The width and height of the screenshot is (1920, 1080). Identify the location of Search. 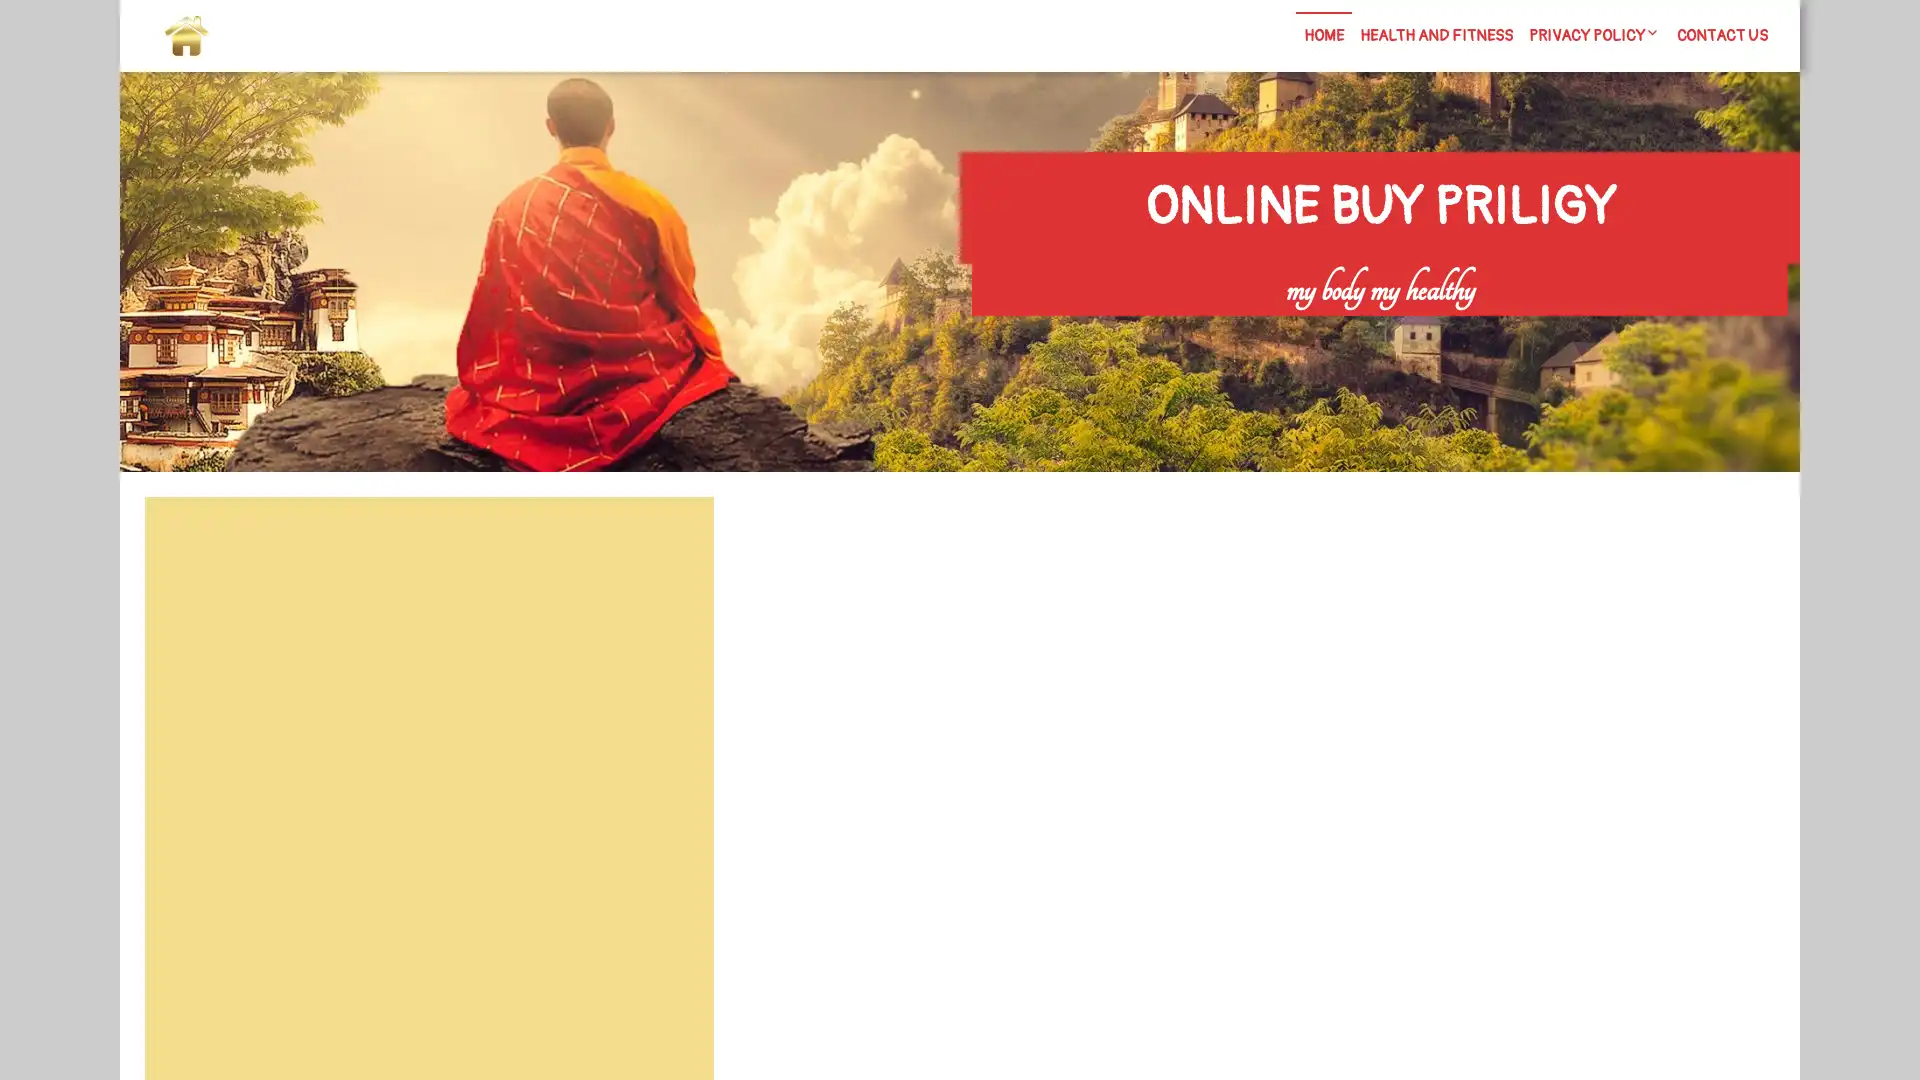
(1557, 327).